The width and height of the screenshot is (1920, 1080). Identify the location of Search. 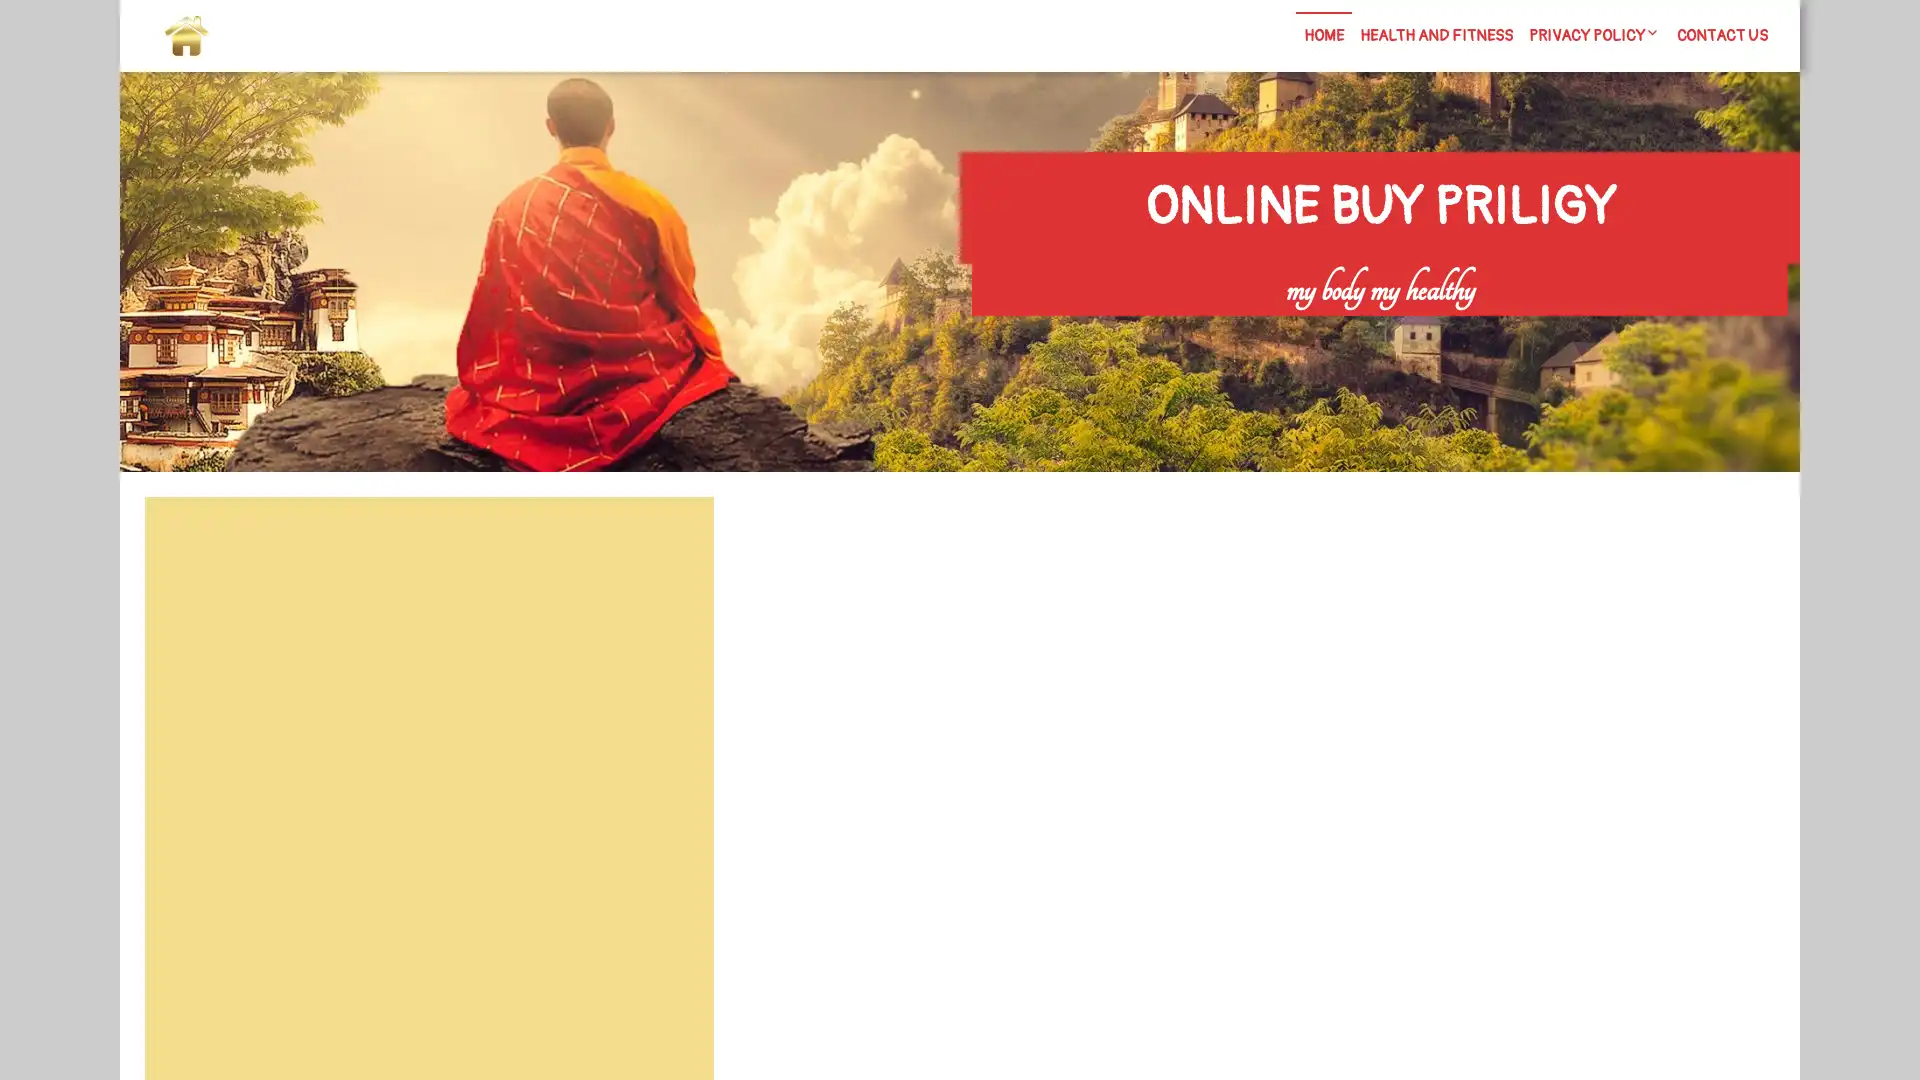
(1557, 327).